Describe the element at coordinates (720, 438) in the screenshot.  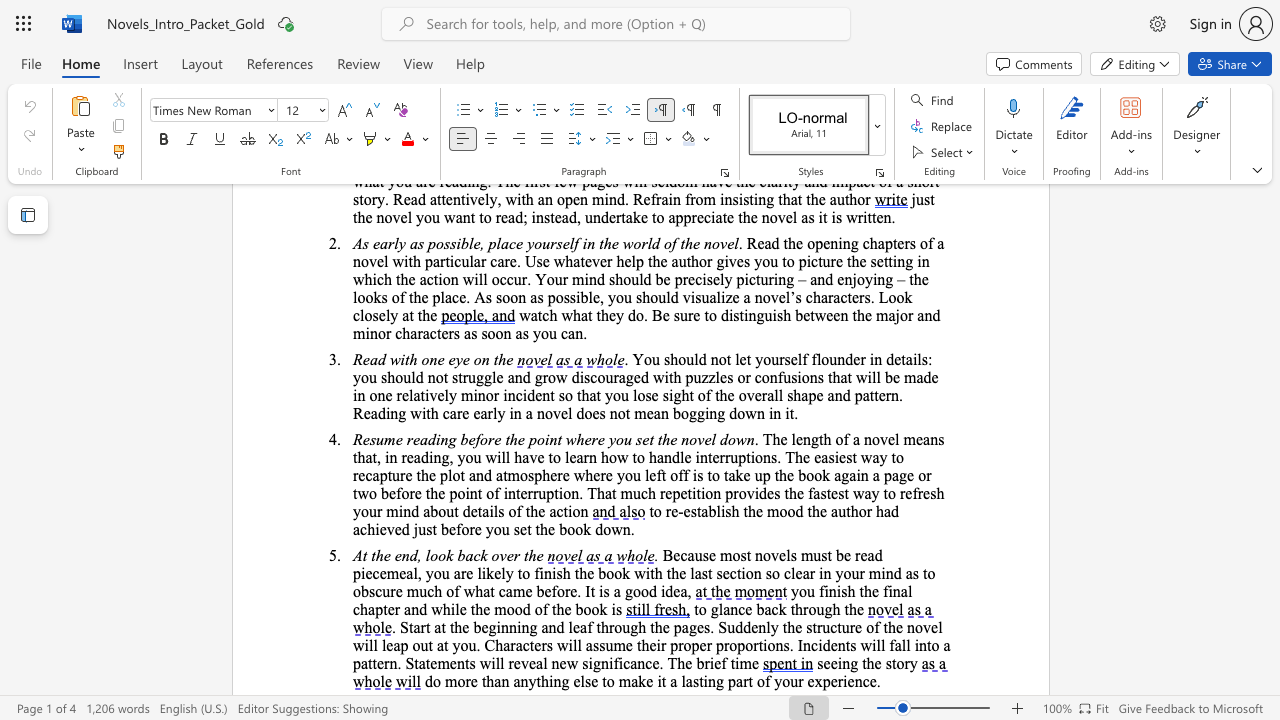
I see `the subset text "dow" within the text "Resume reading before the point where you set the novel down"` at that location.